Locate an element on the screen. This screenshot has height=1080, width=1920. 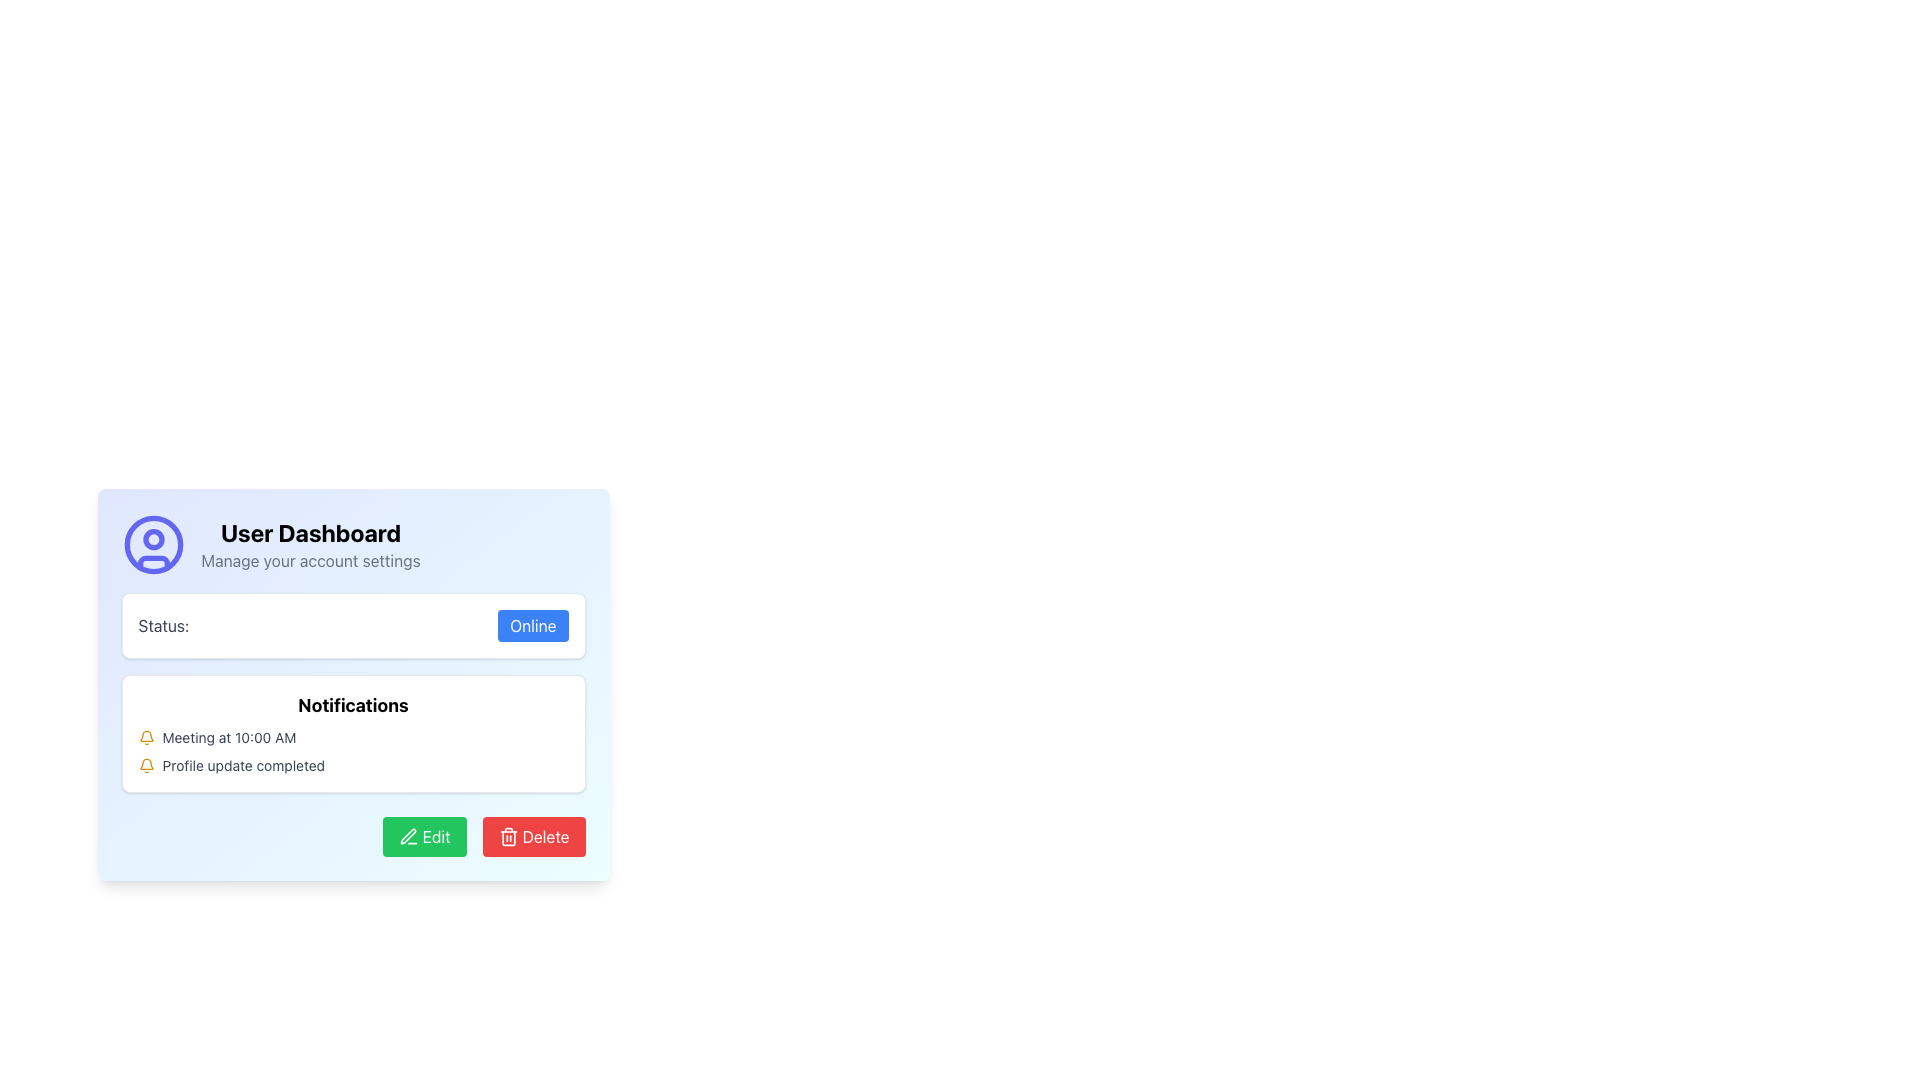
the second notification item in the 'Notifications' section, which informs the user about the completion of a profile update is located at coordinates (353, 765).